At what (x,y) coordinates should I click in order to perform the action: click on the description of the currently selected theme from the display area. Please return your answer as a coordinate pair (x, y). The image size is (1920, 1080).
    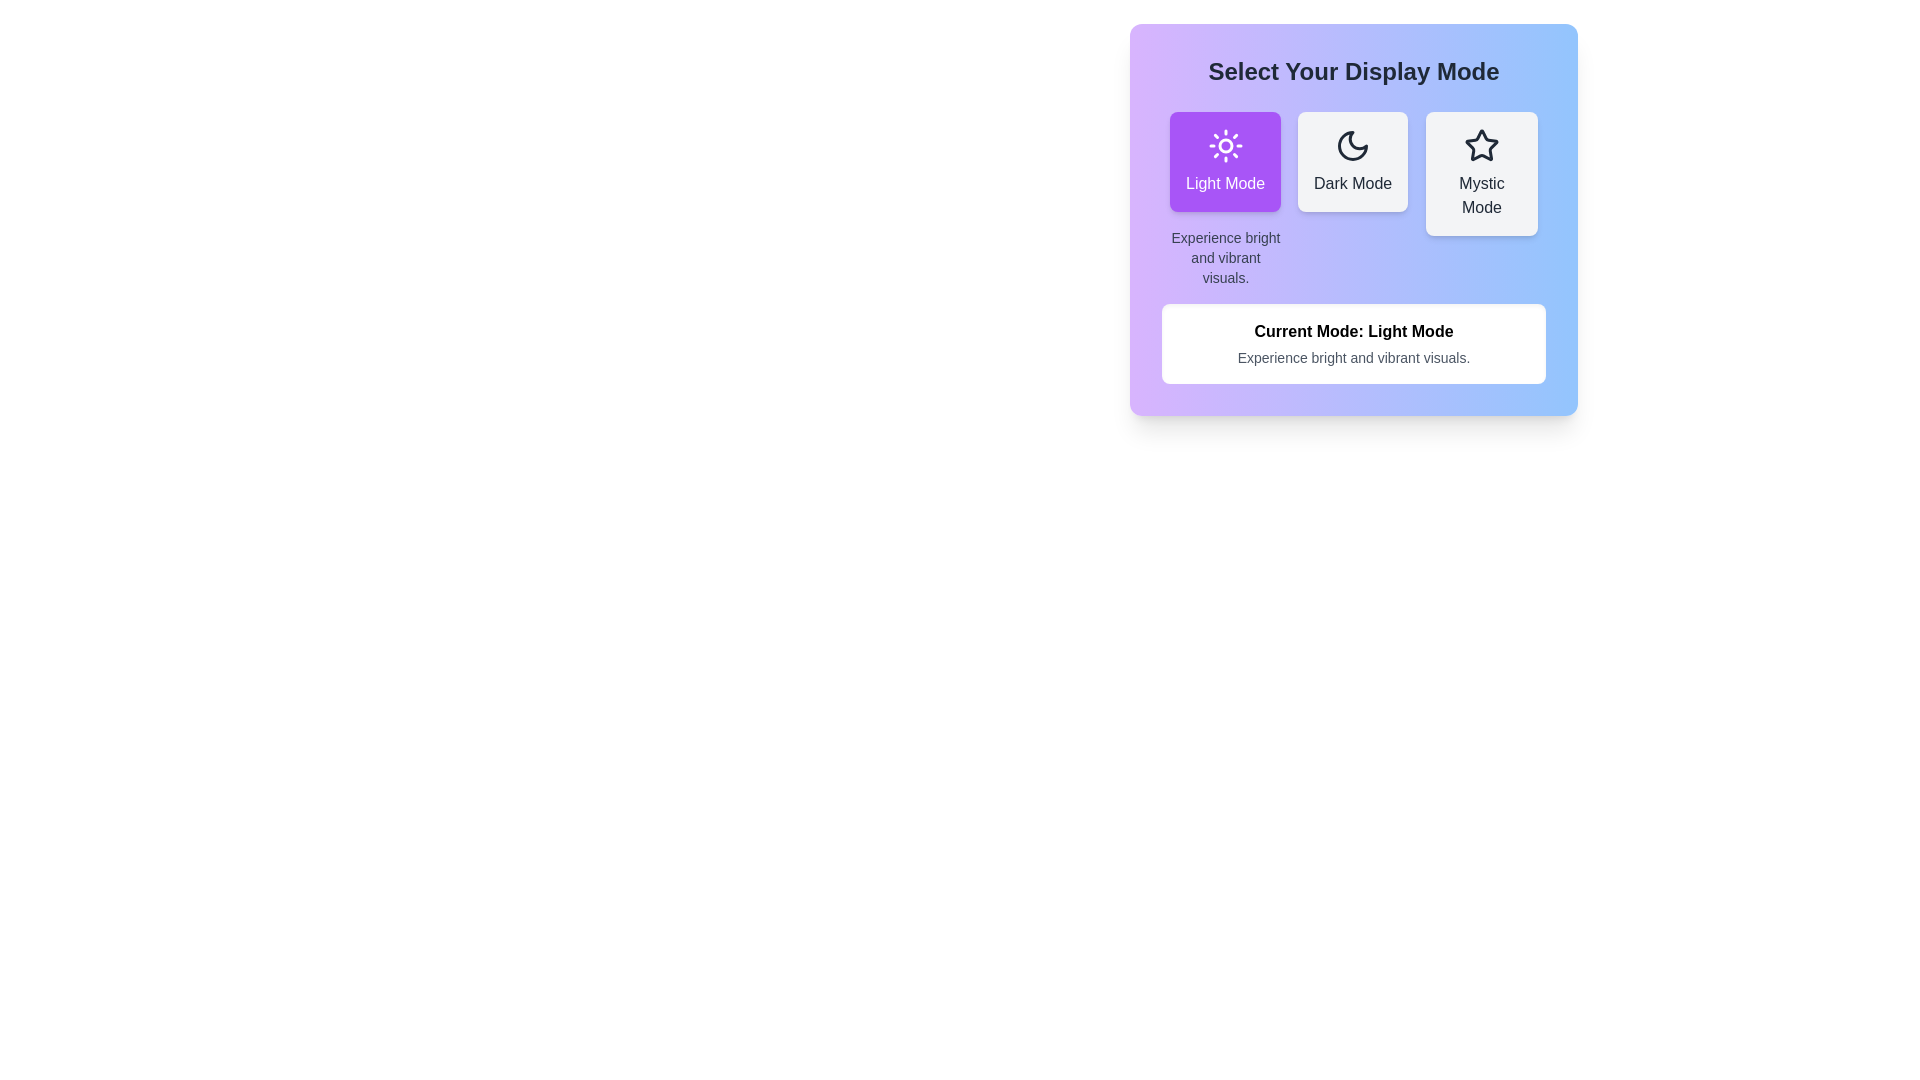
    Looking at the image, I should click on (1353, 342).